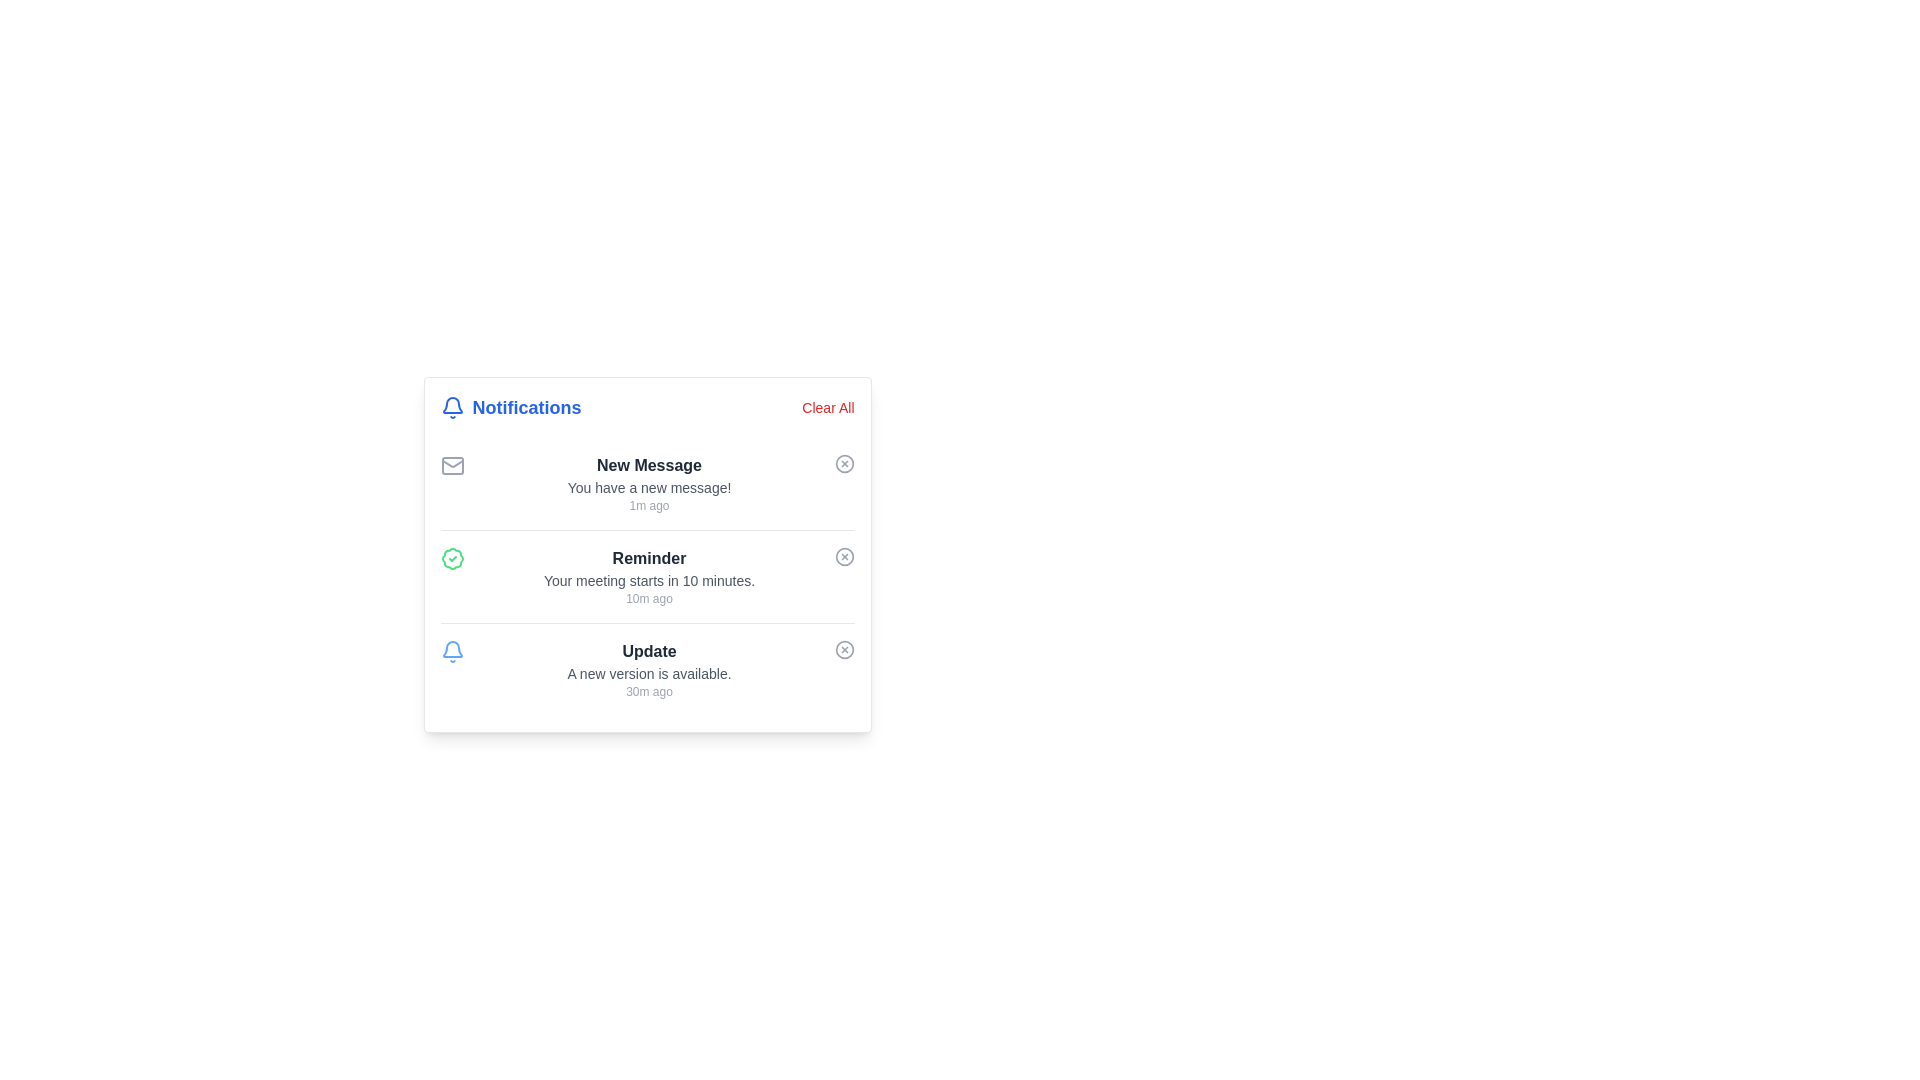  What do you see at coordinates (844, 556) in the screenshot?
I see `the decorative graphical circle element located next to the 'Reminder' notification icon` at bounding box center [844, 556].